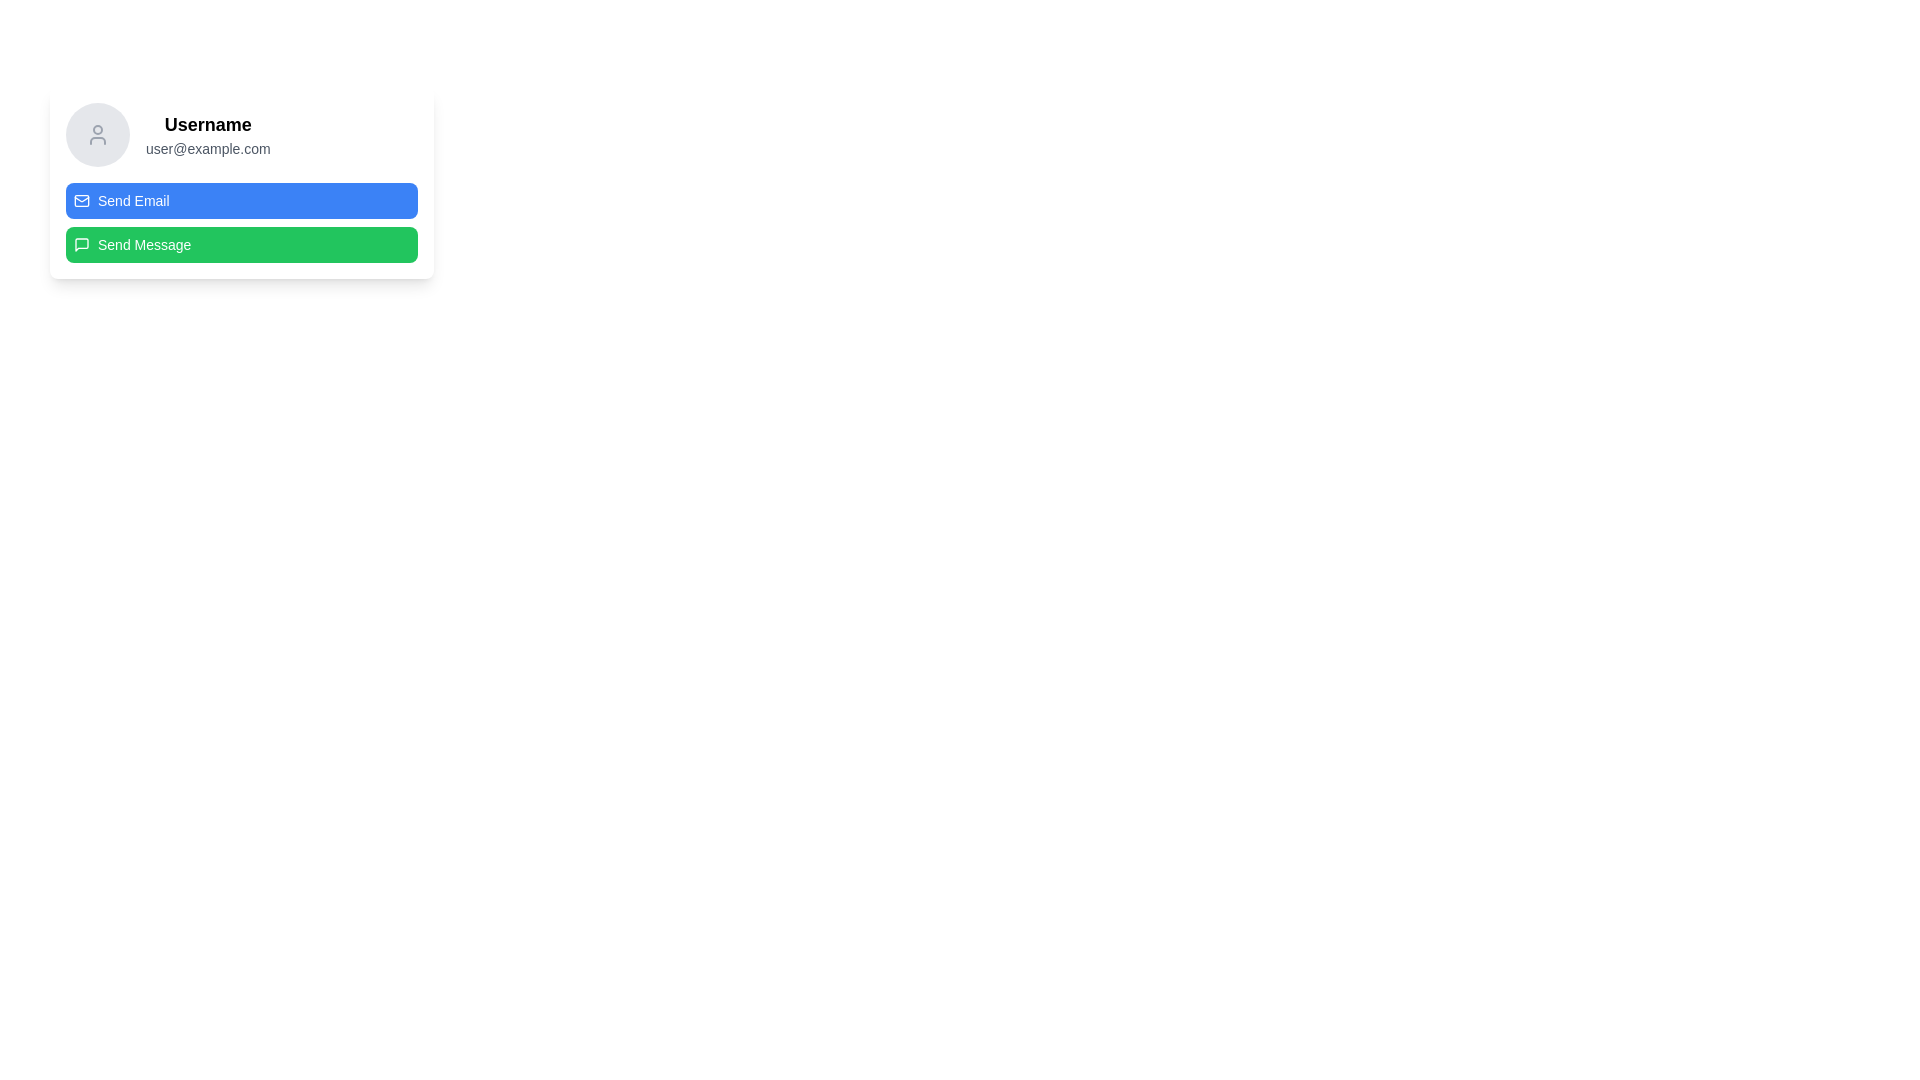 The width and height of the screenshot is (1920, 1080). I want to click on the 'Send Email' button which contains the icon indicating the action of sending an email, located at the top-left corner of the button, so click(80, 200).